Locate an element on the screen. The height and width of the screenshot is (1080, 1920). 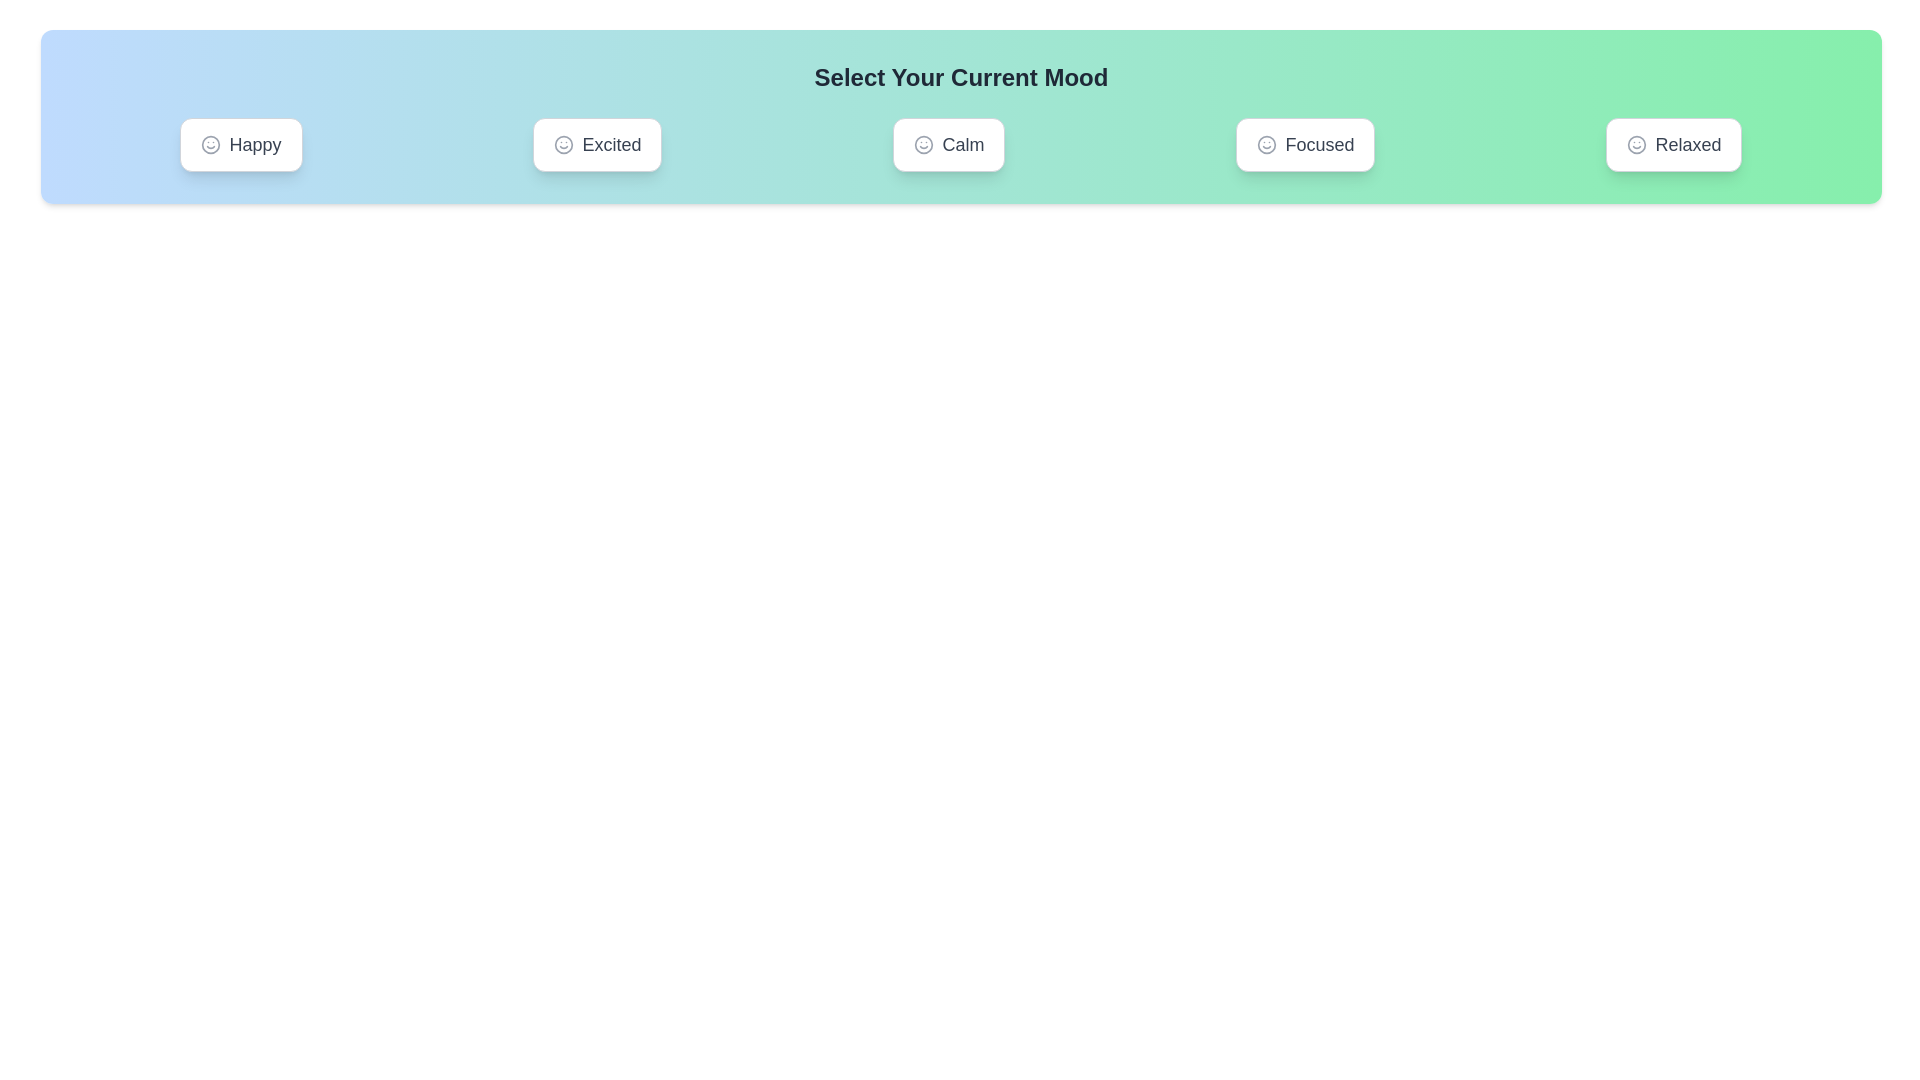
the button labeled Calm to observe its hover effect is located at coordinates (948, 144).